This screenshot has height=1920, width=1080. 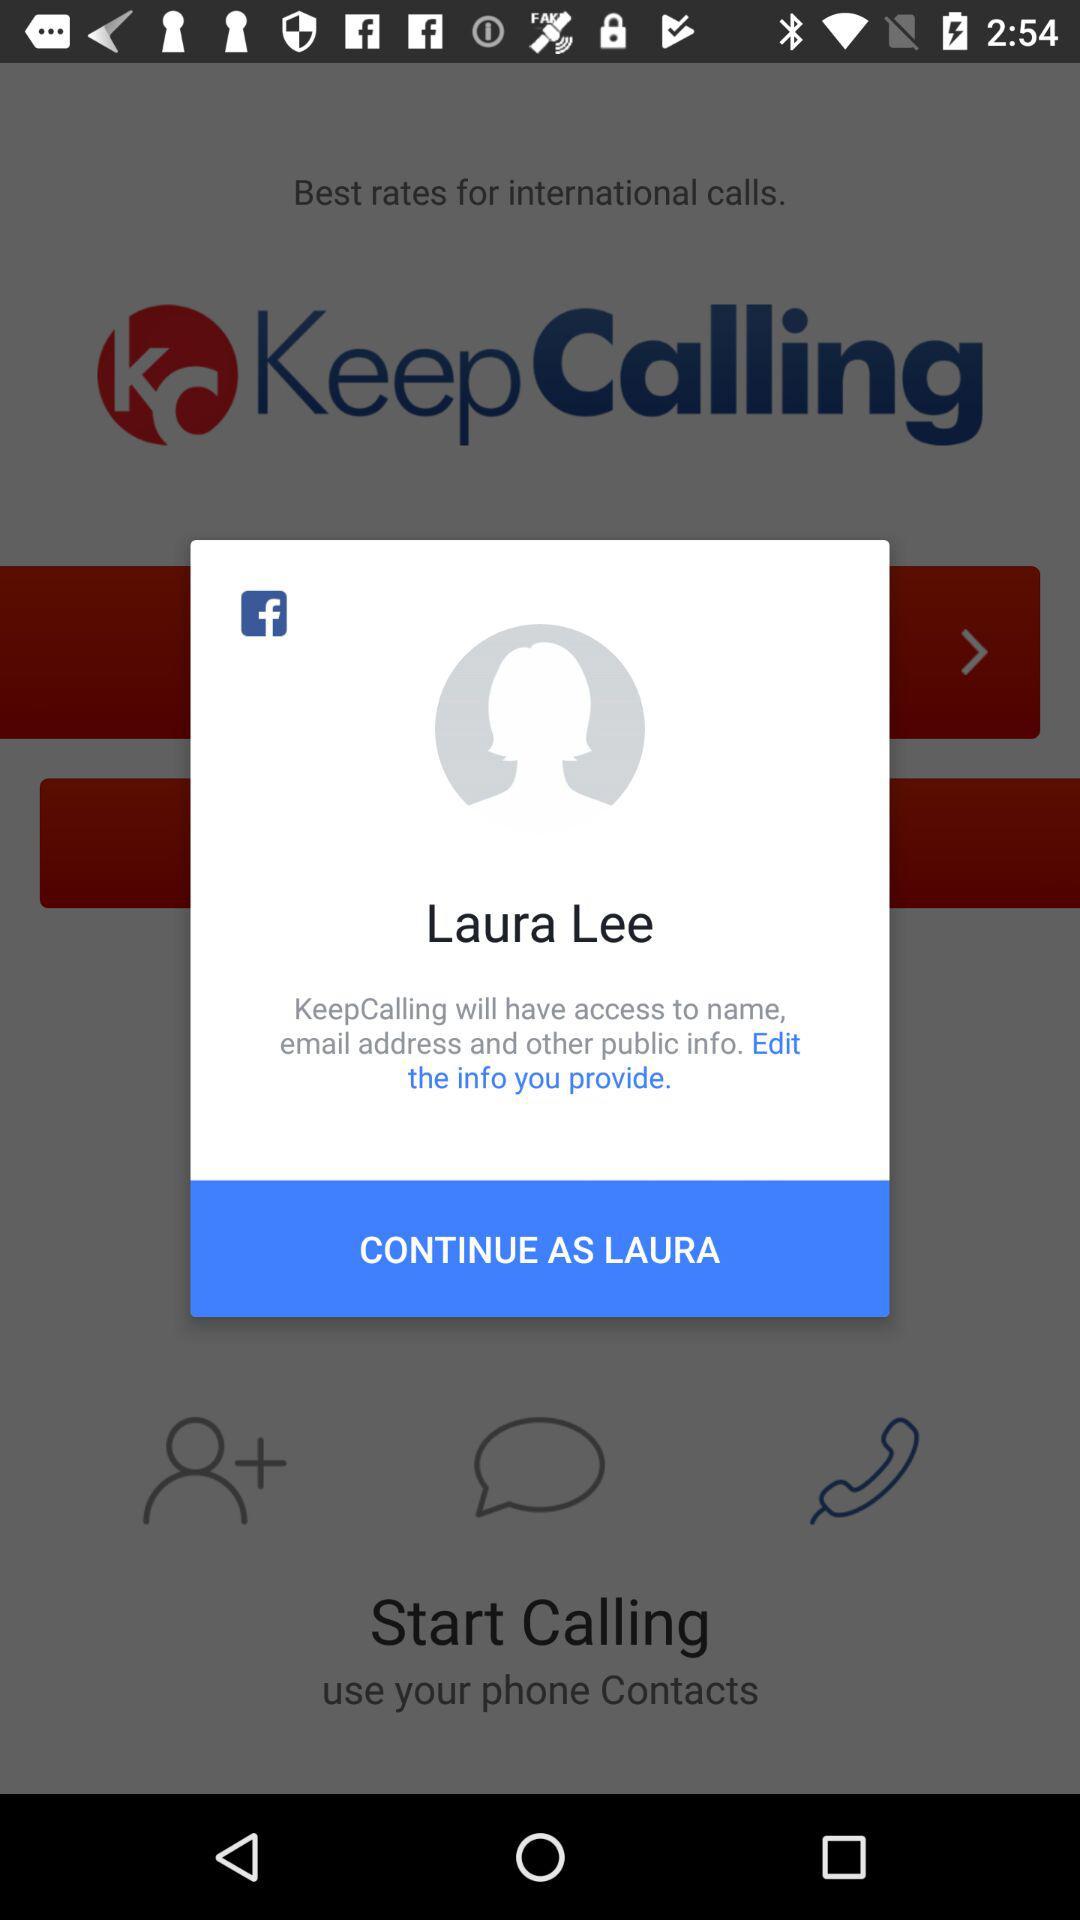 What do you see at coordinates (540, 1247) in the screenshot?
I see `the icon below keepcalling will have icon` at bounding box center [540, 1247].